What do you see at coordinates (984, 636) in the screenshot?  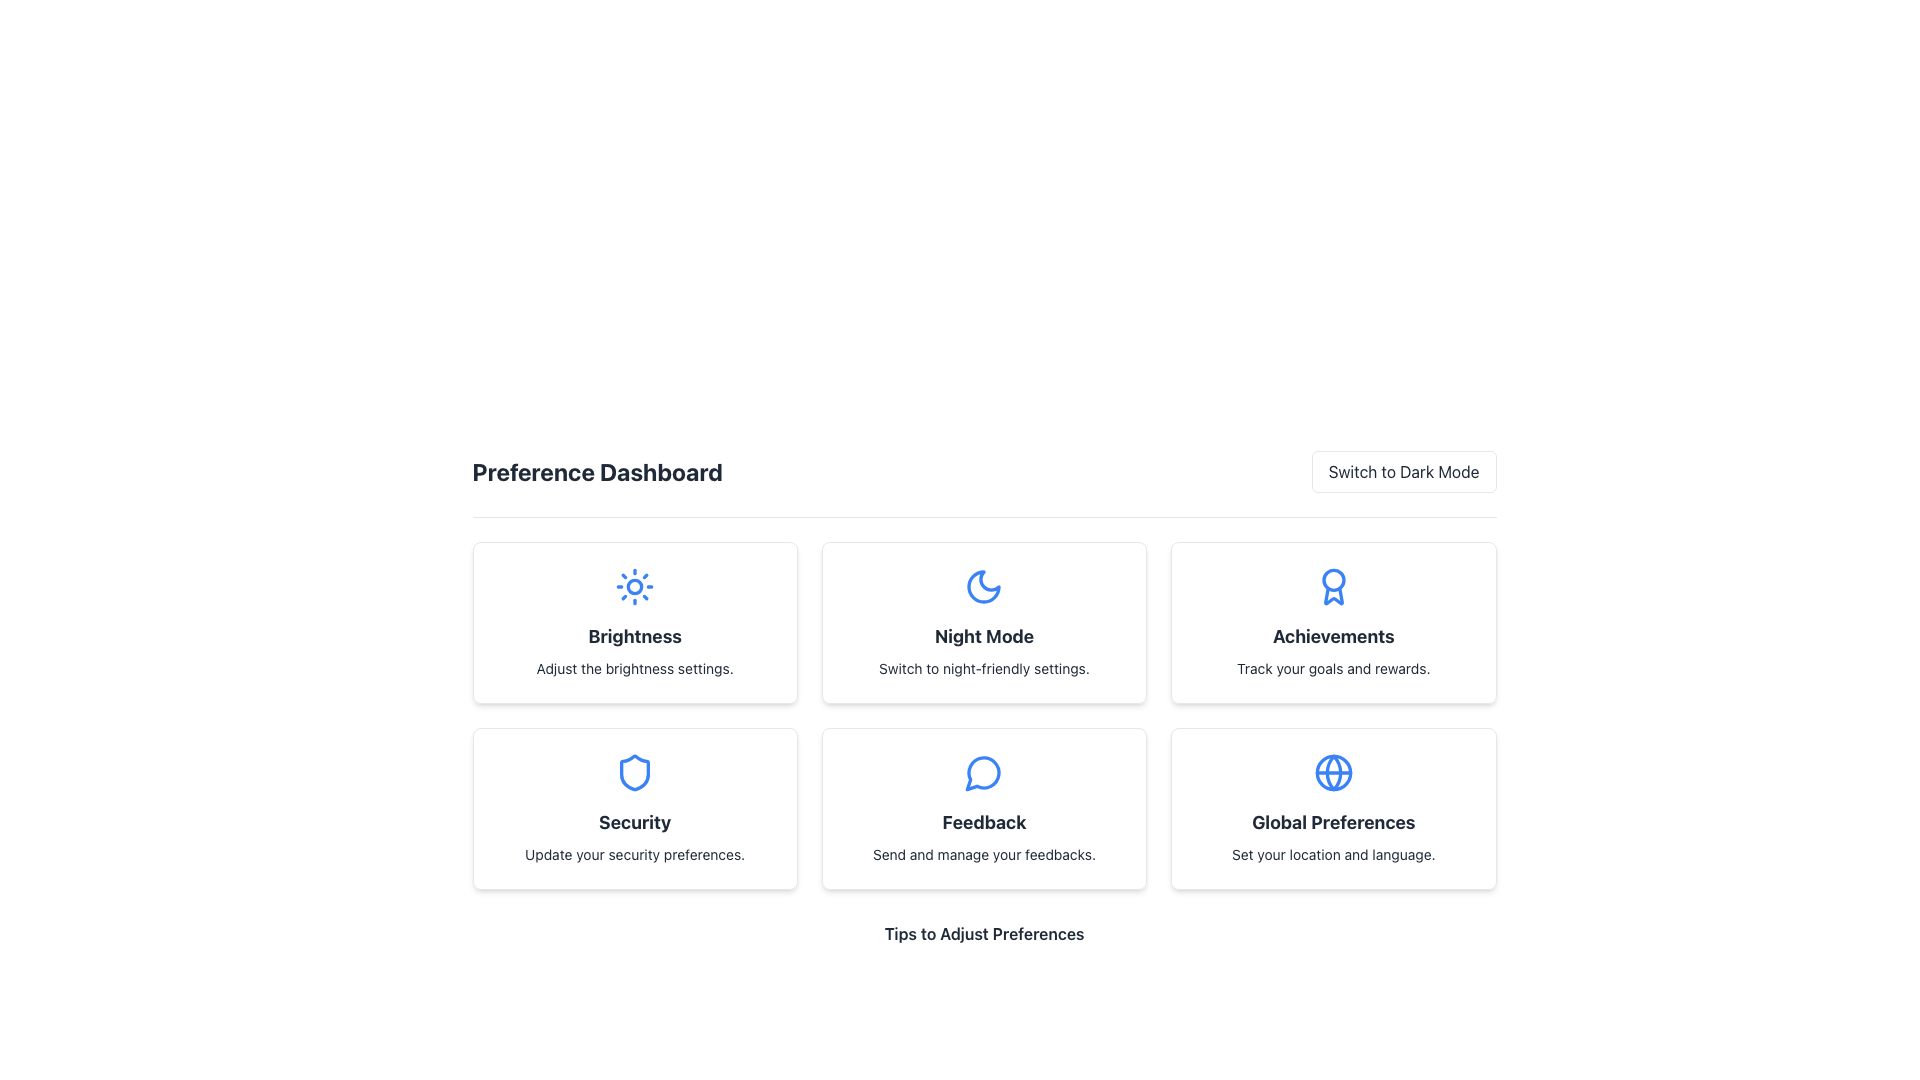 I see `the text label reading 'Night Mode' which is styled with a bold font and located beneath a moon icon in the second card of the top row in the grid layout` at bounding box center [984, 636].